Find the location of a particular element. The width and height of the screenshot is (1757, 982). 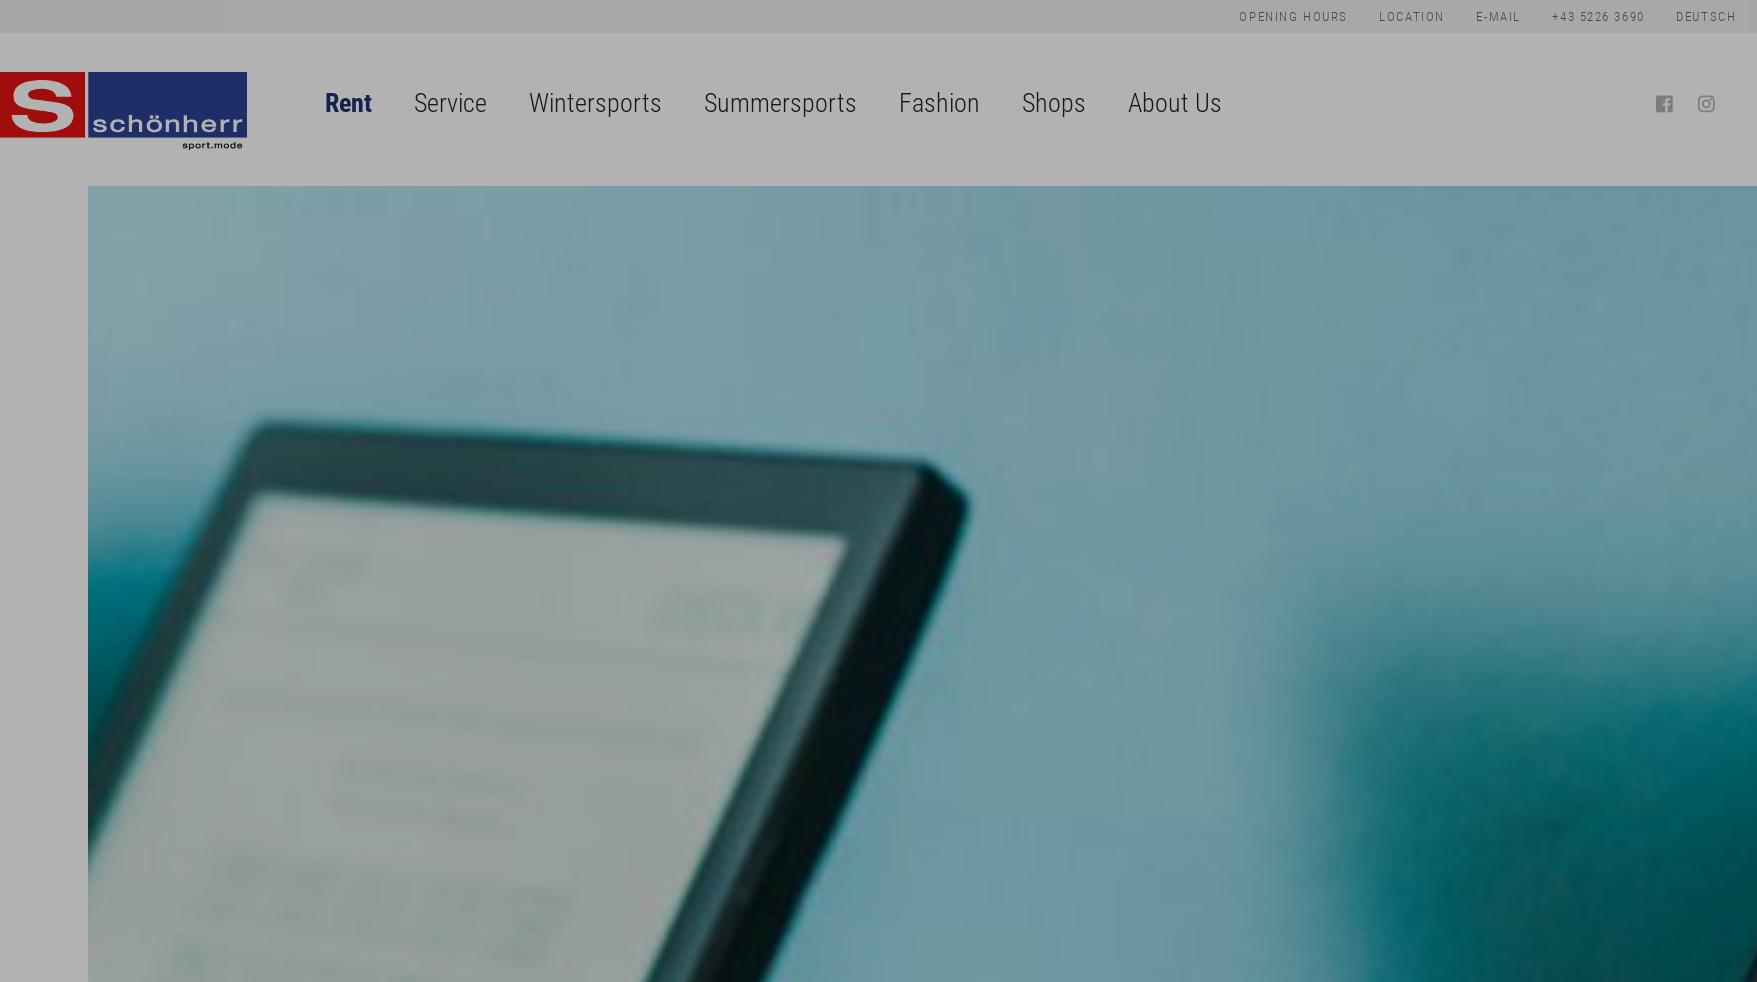

'Sports House' is located at coordinates (1054, 185).